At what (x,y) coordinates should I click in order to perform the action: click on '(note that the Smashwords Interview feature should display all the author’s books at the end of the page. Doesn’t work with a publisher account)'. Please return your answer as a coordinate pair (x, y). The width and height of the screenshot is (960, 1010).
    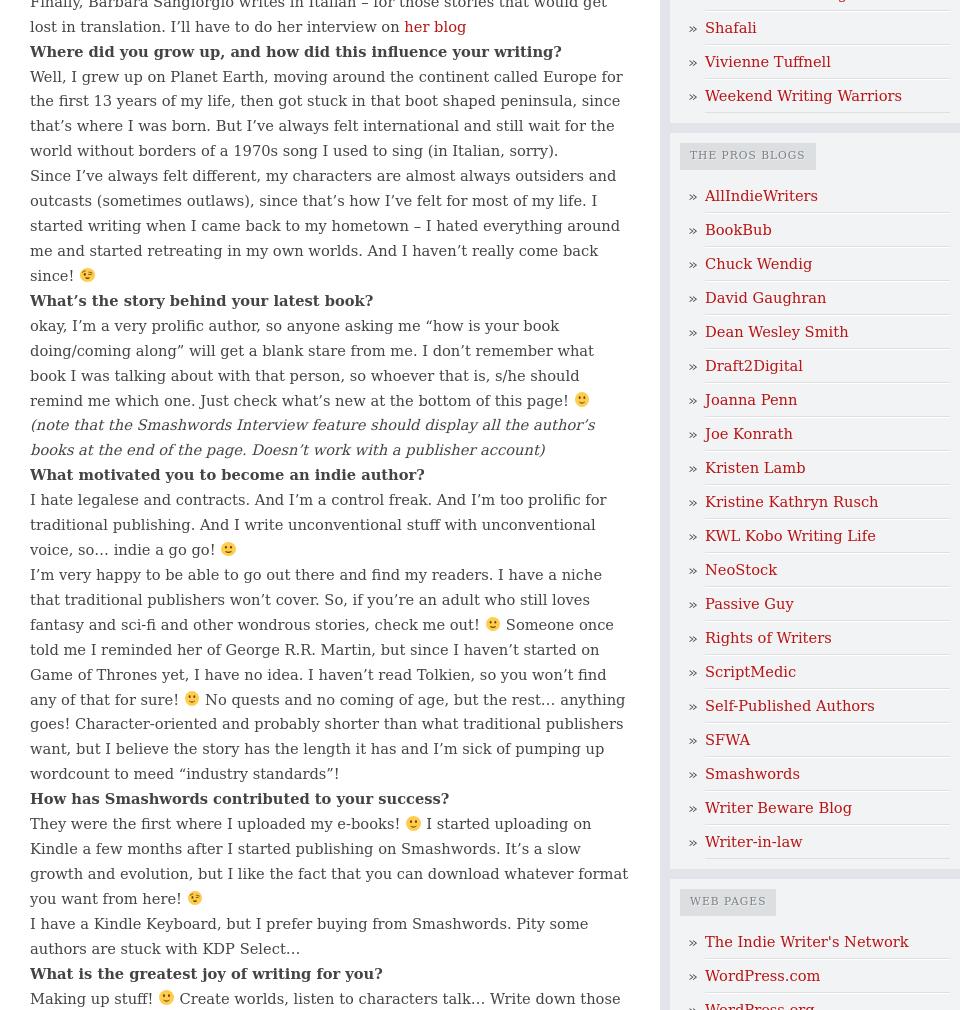
    Looking at the image, I should click on (312, 437).